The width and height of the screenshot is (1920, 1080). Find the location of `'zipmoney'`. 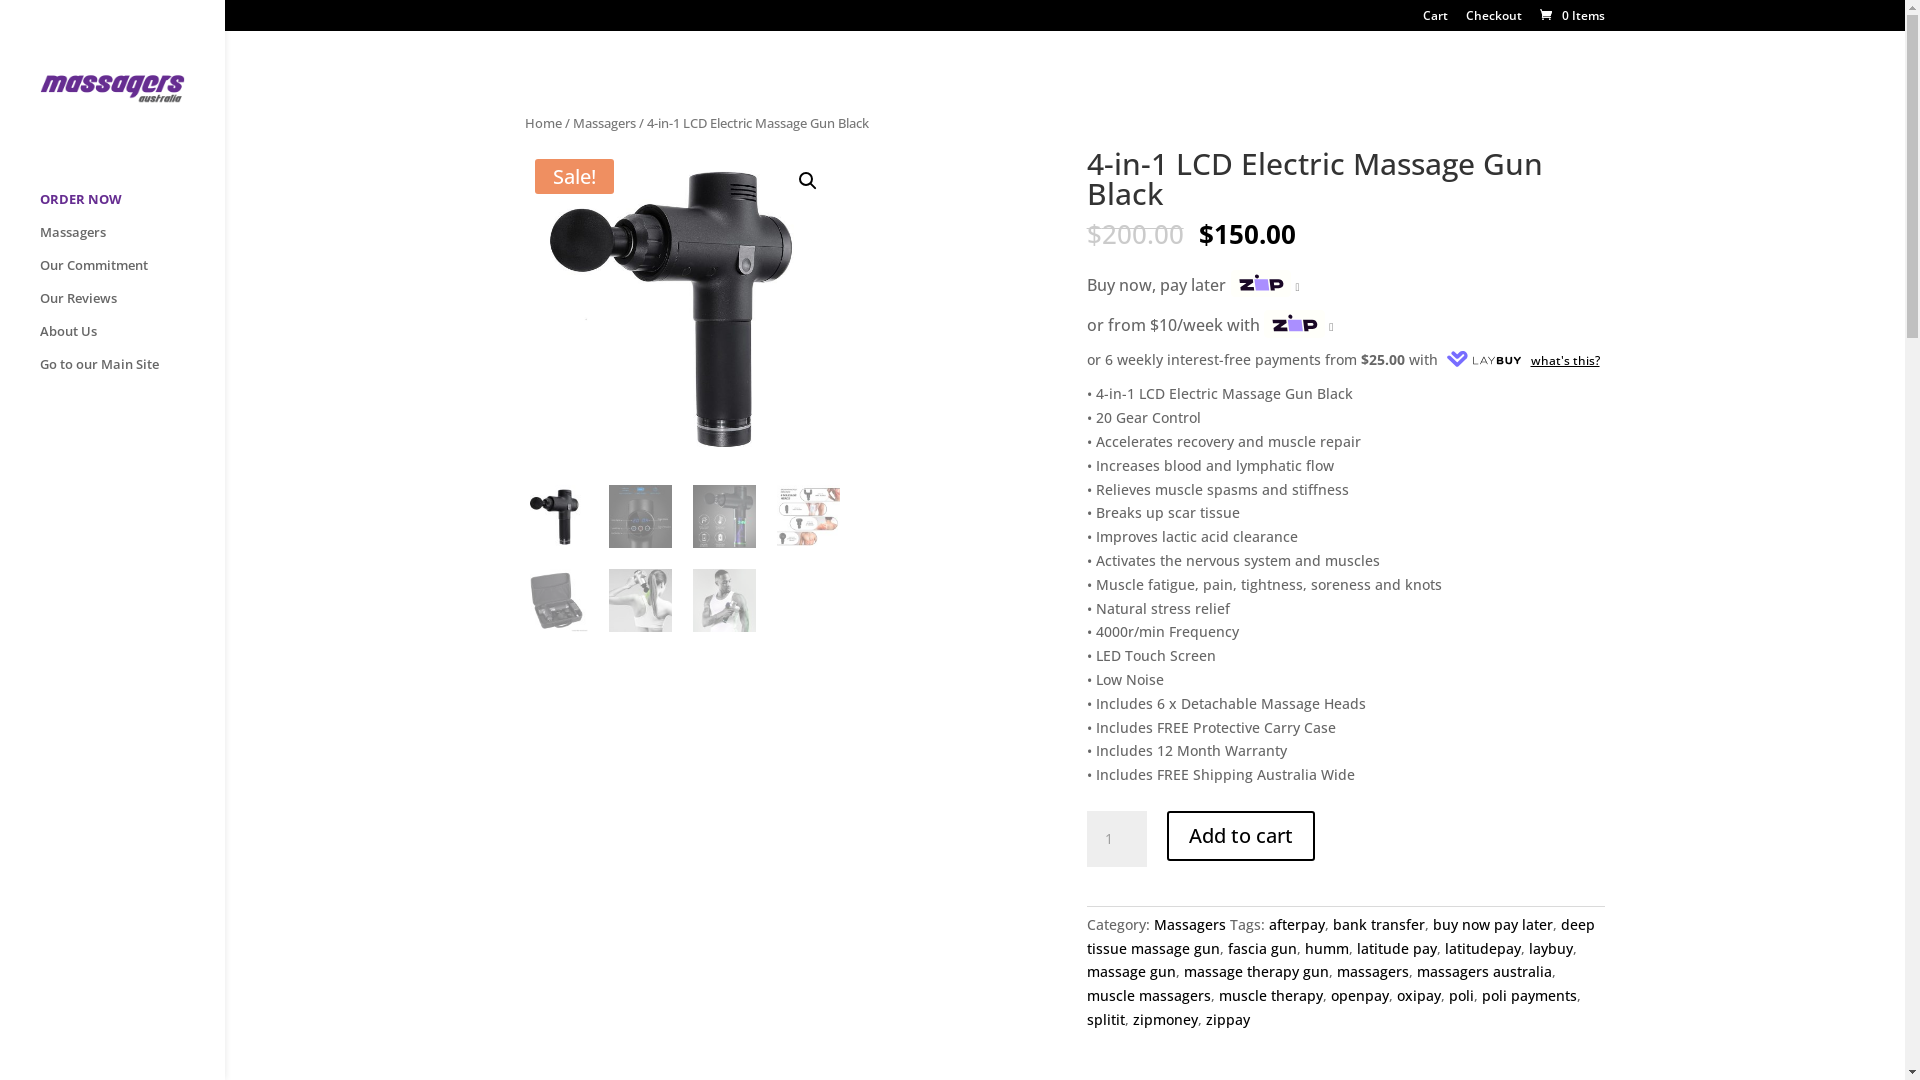

'zipmoney' is located at coordinates (1165, 1019).